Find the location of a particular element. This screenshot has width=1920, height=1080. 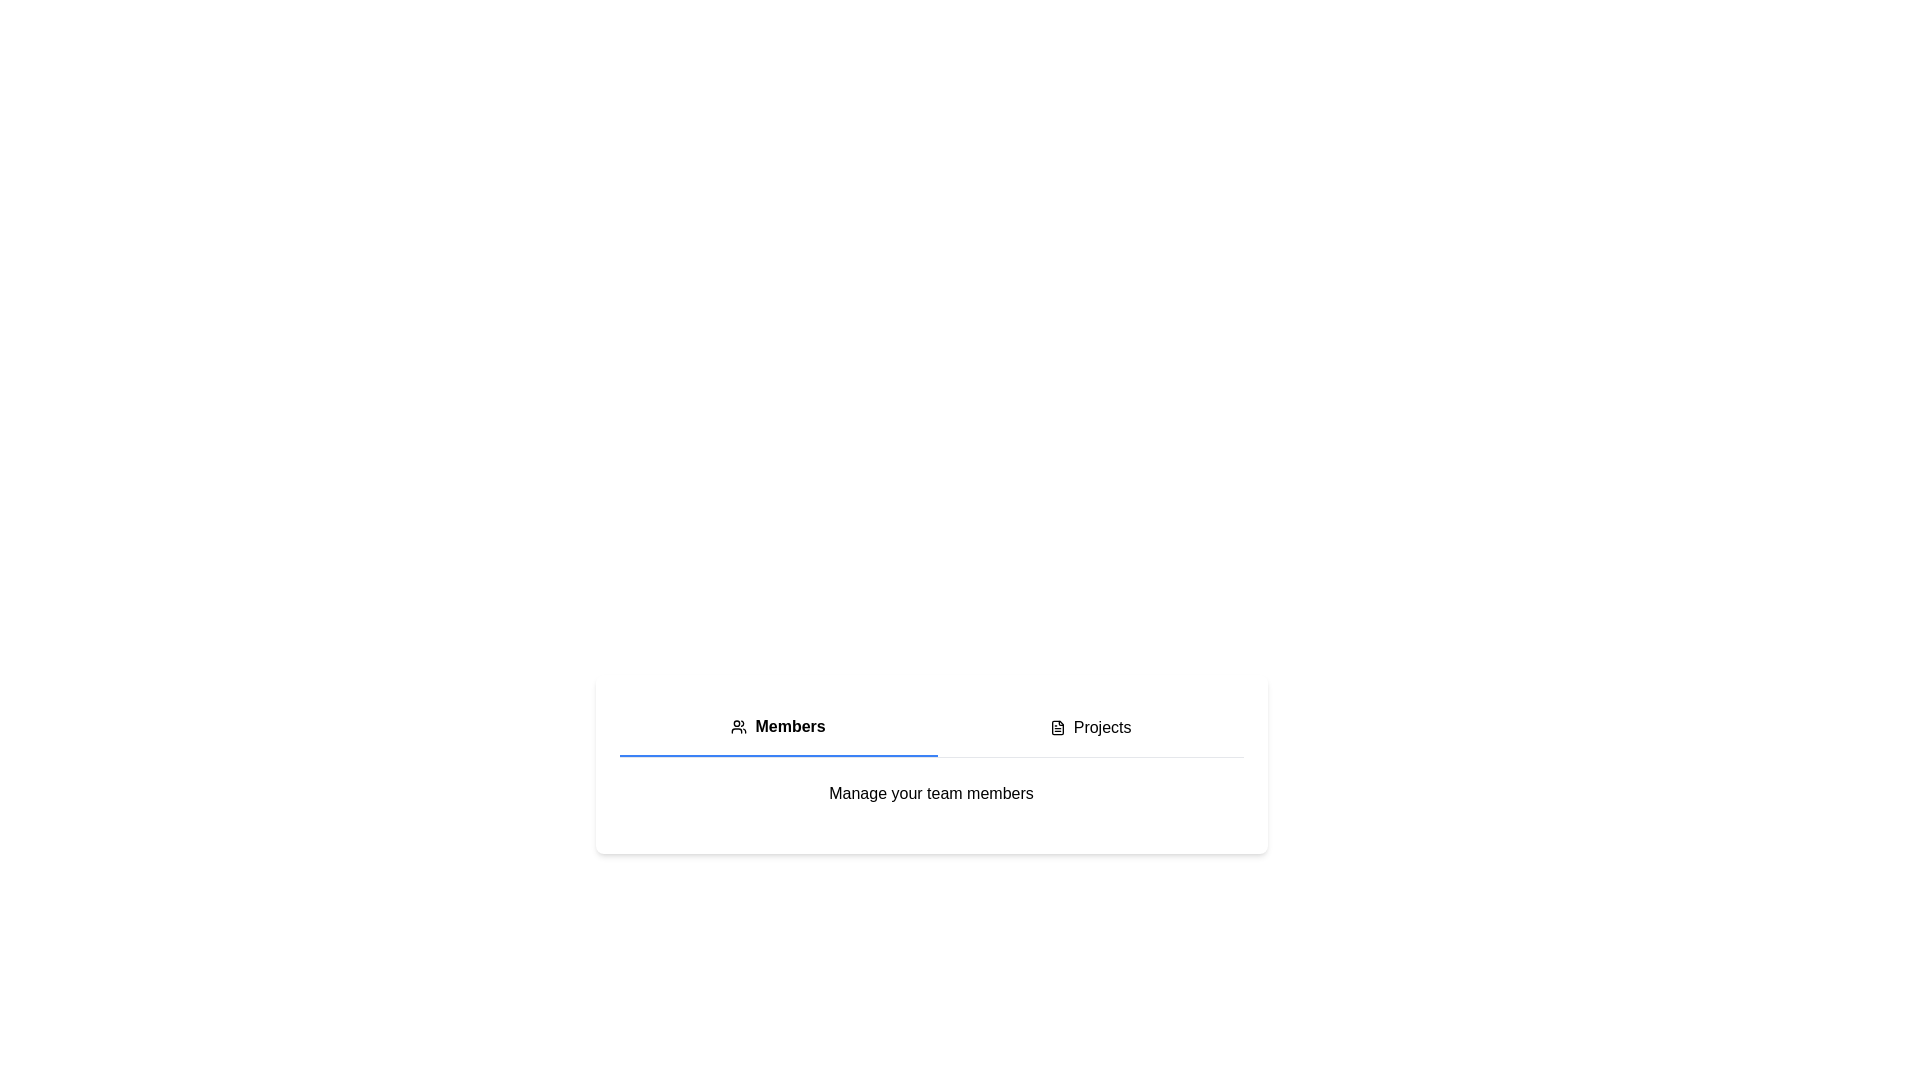

the user icon in the 'Members' label, which features a bold text on a white background and is located centrally in the top navigation bar is located at coordinates (777, 726).